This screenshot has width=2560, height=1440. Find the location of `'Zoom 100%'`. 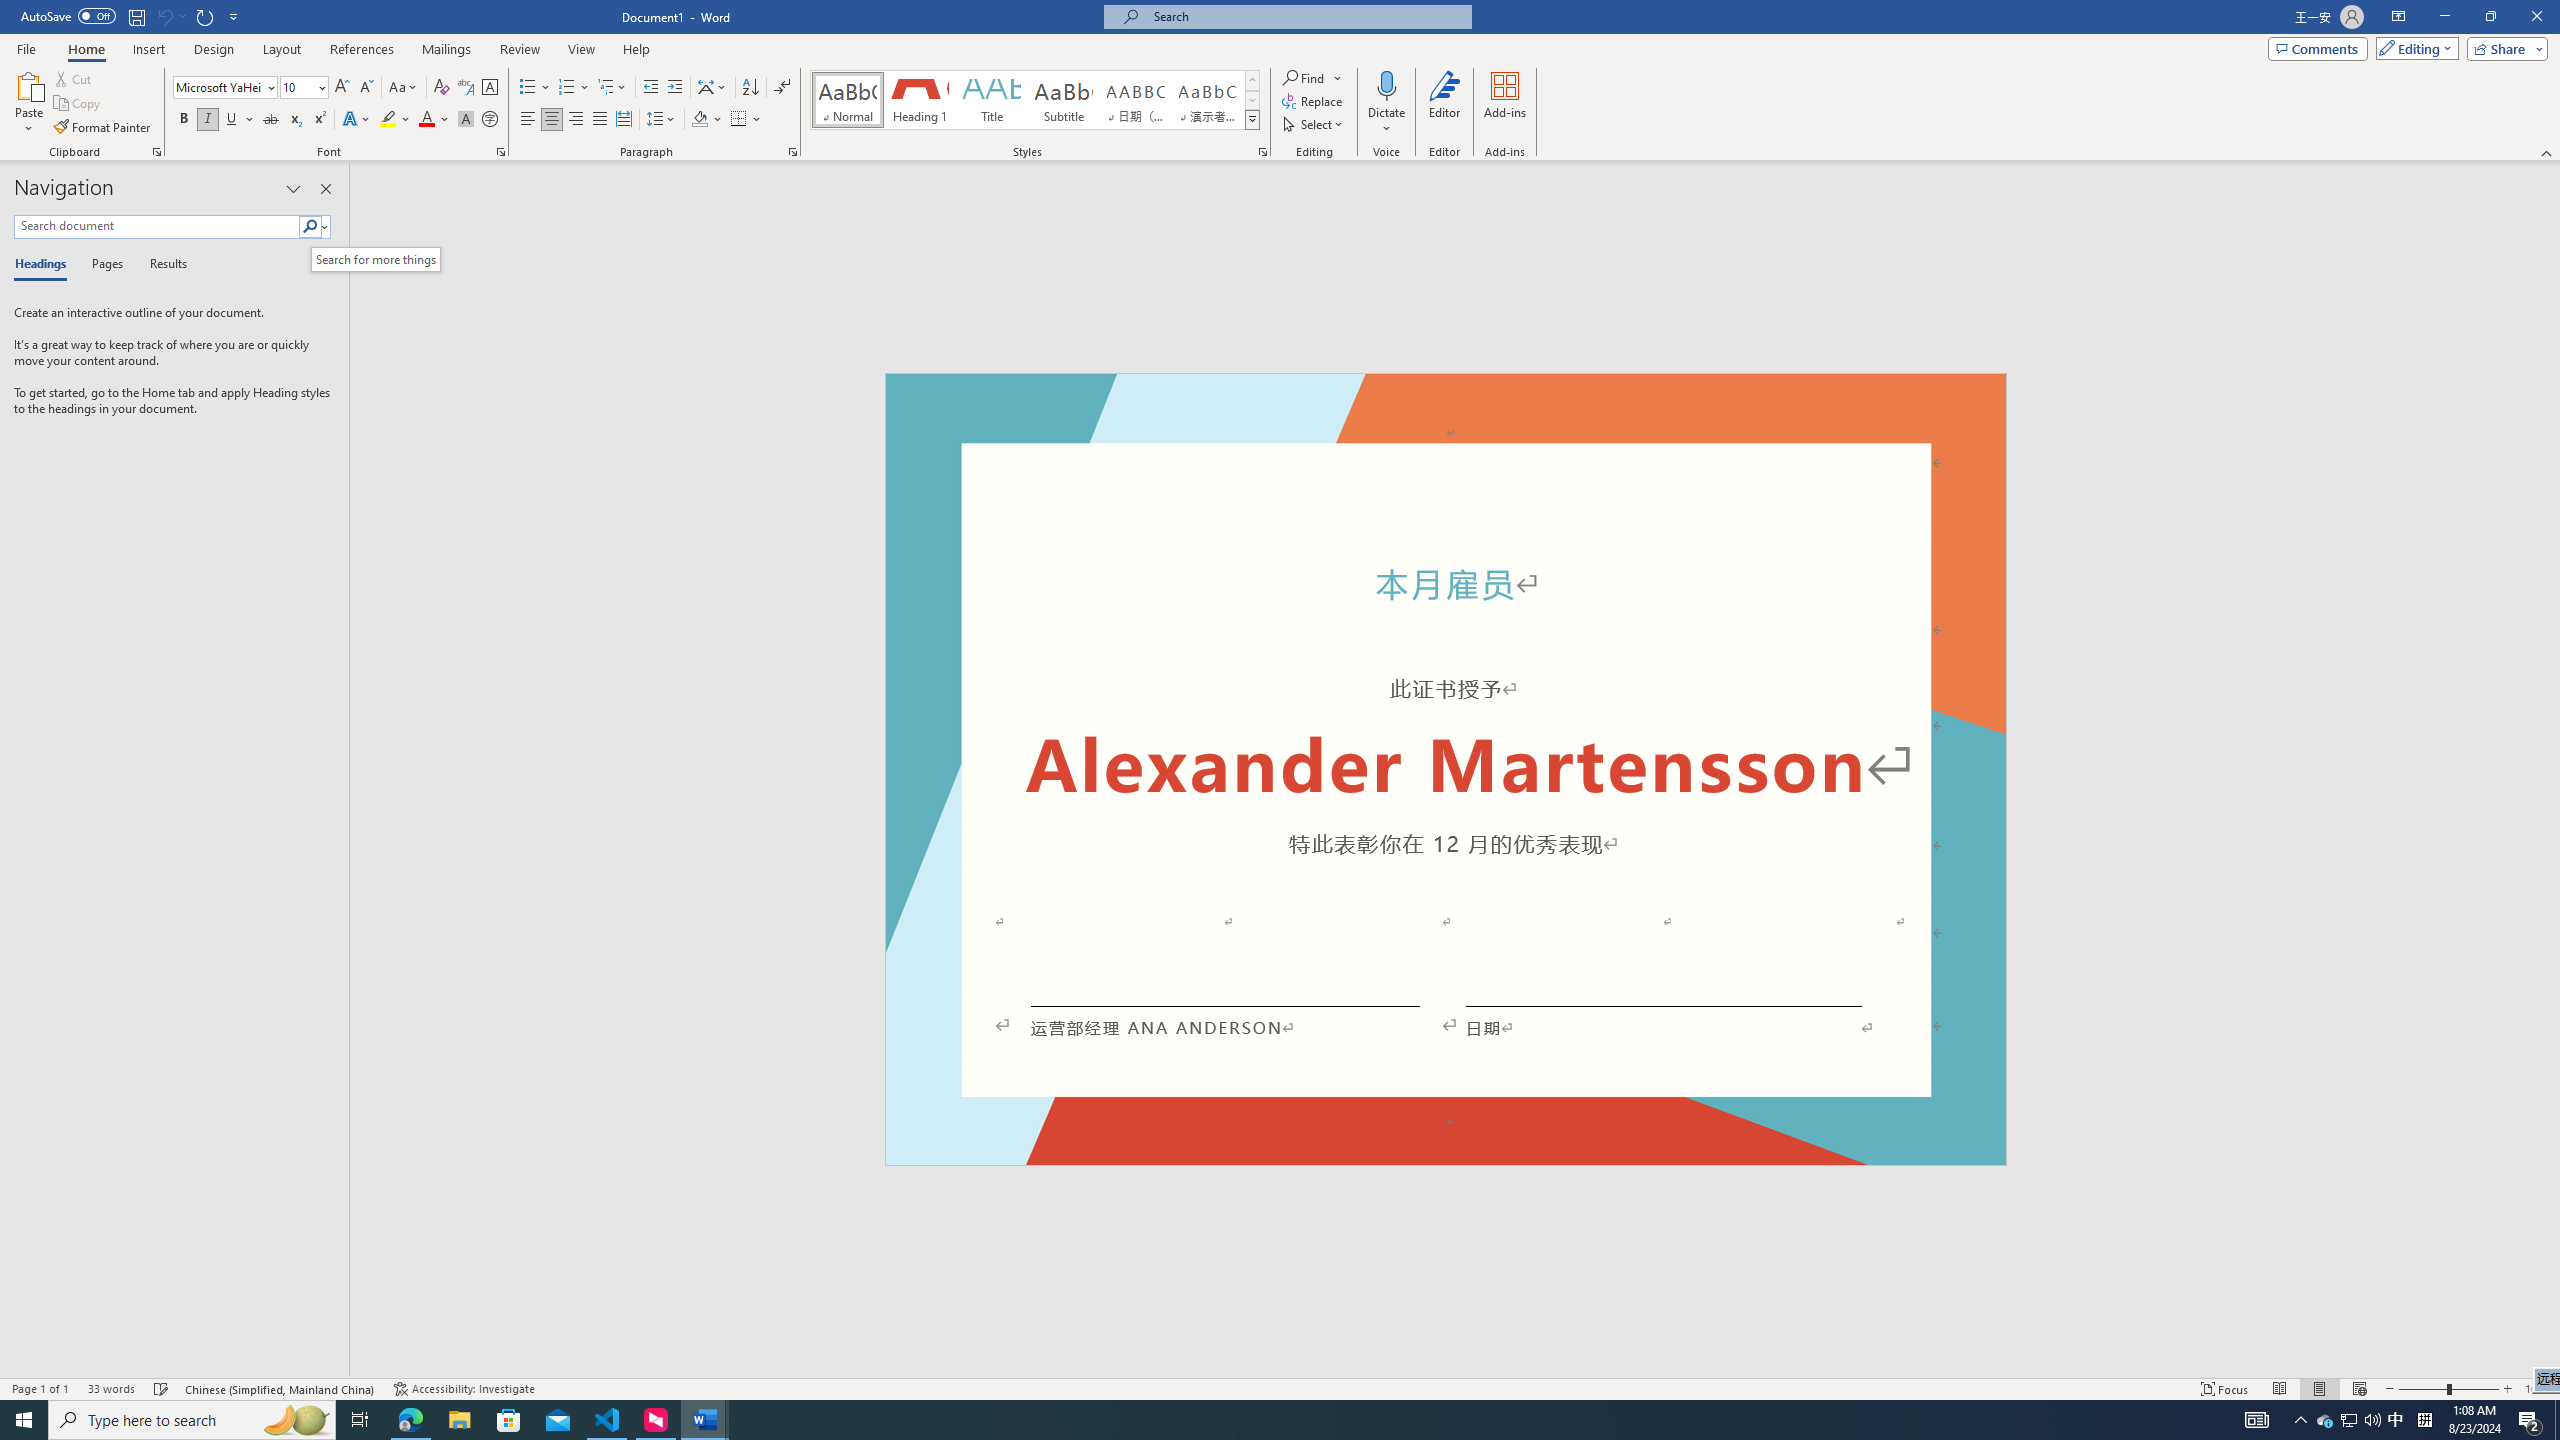

'Zoom 100%' is located at coordinates (2537, 1389).